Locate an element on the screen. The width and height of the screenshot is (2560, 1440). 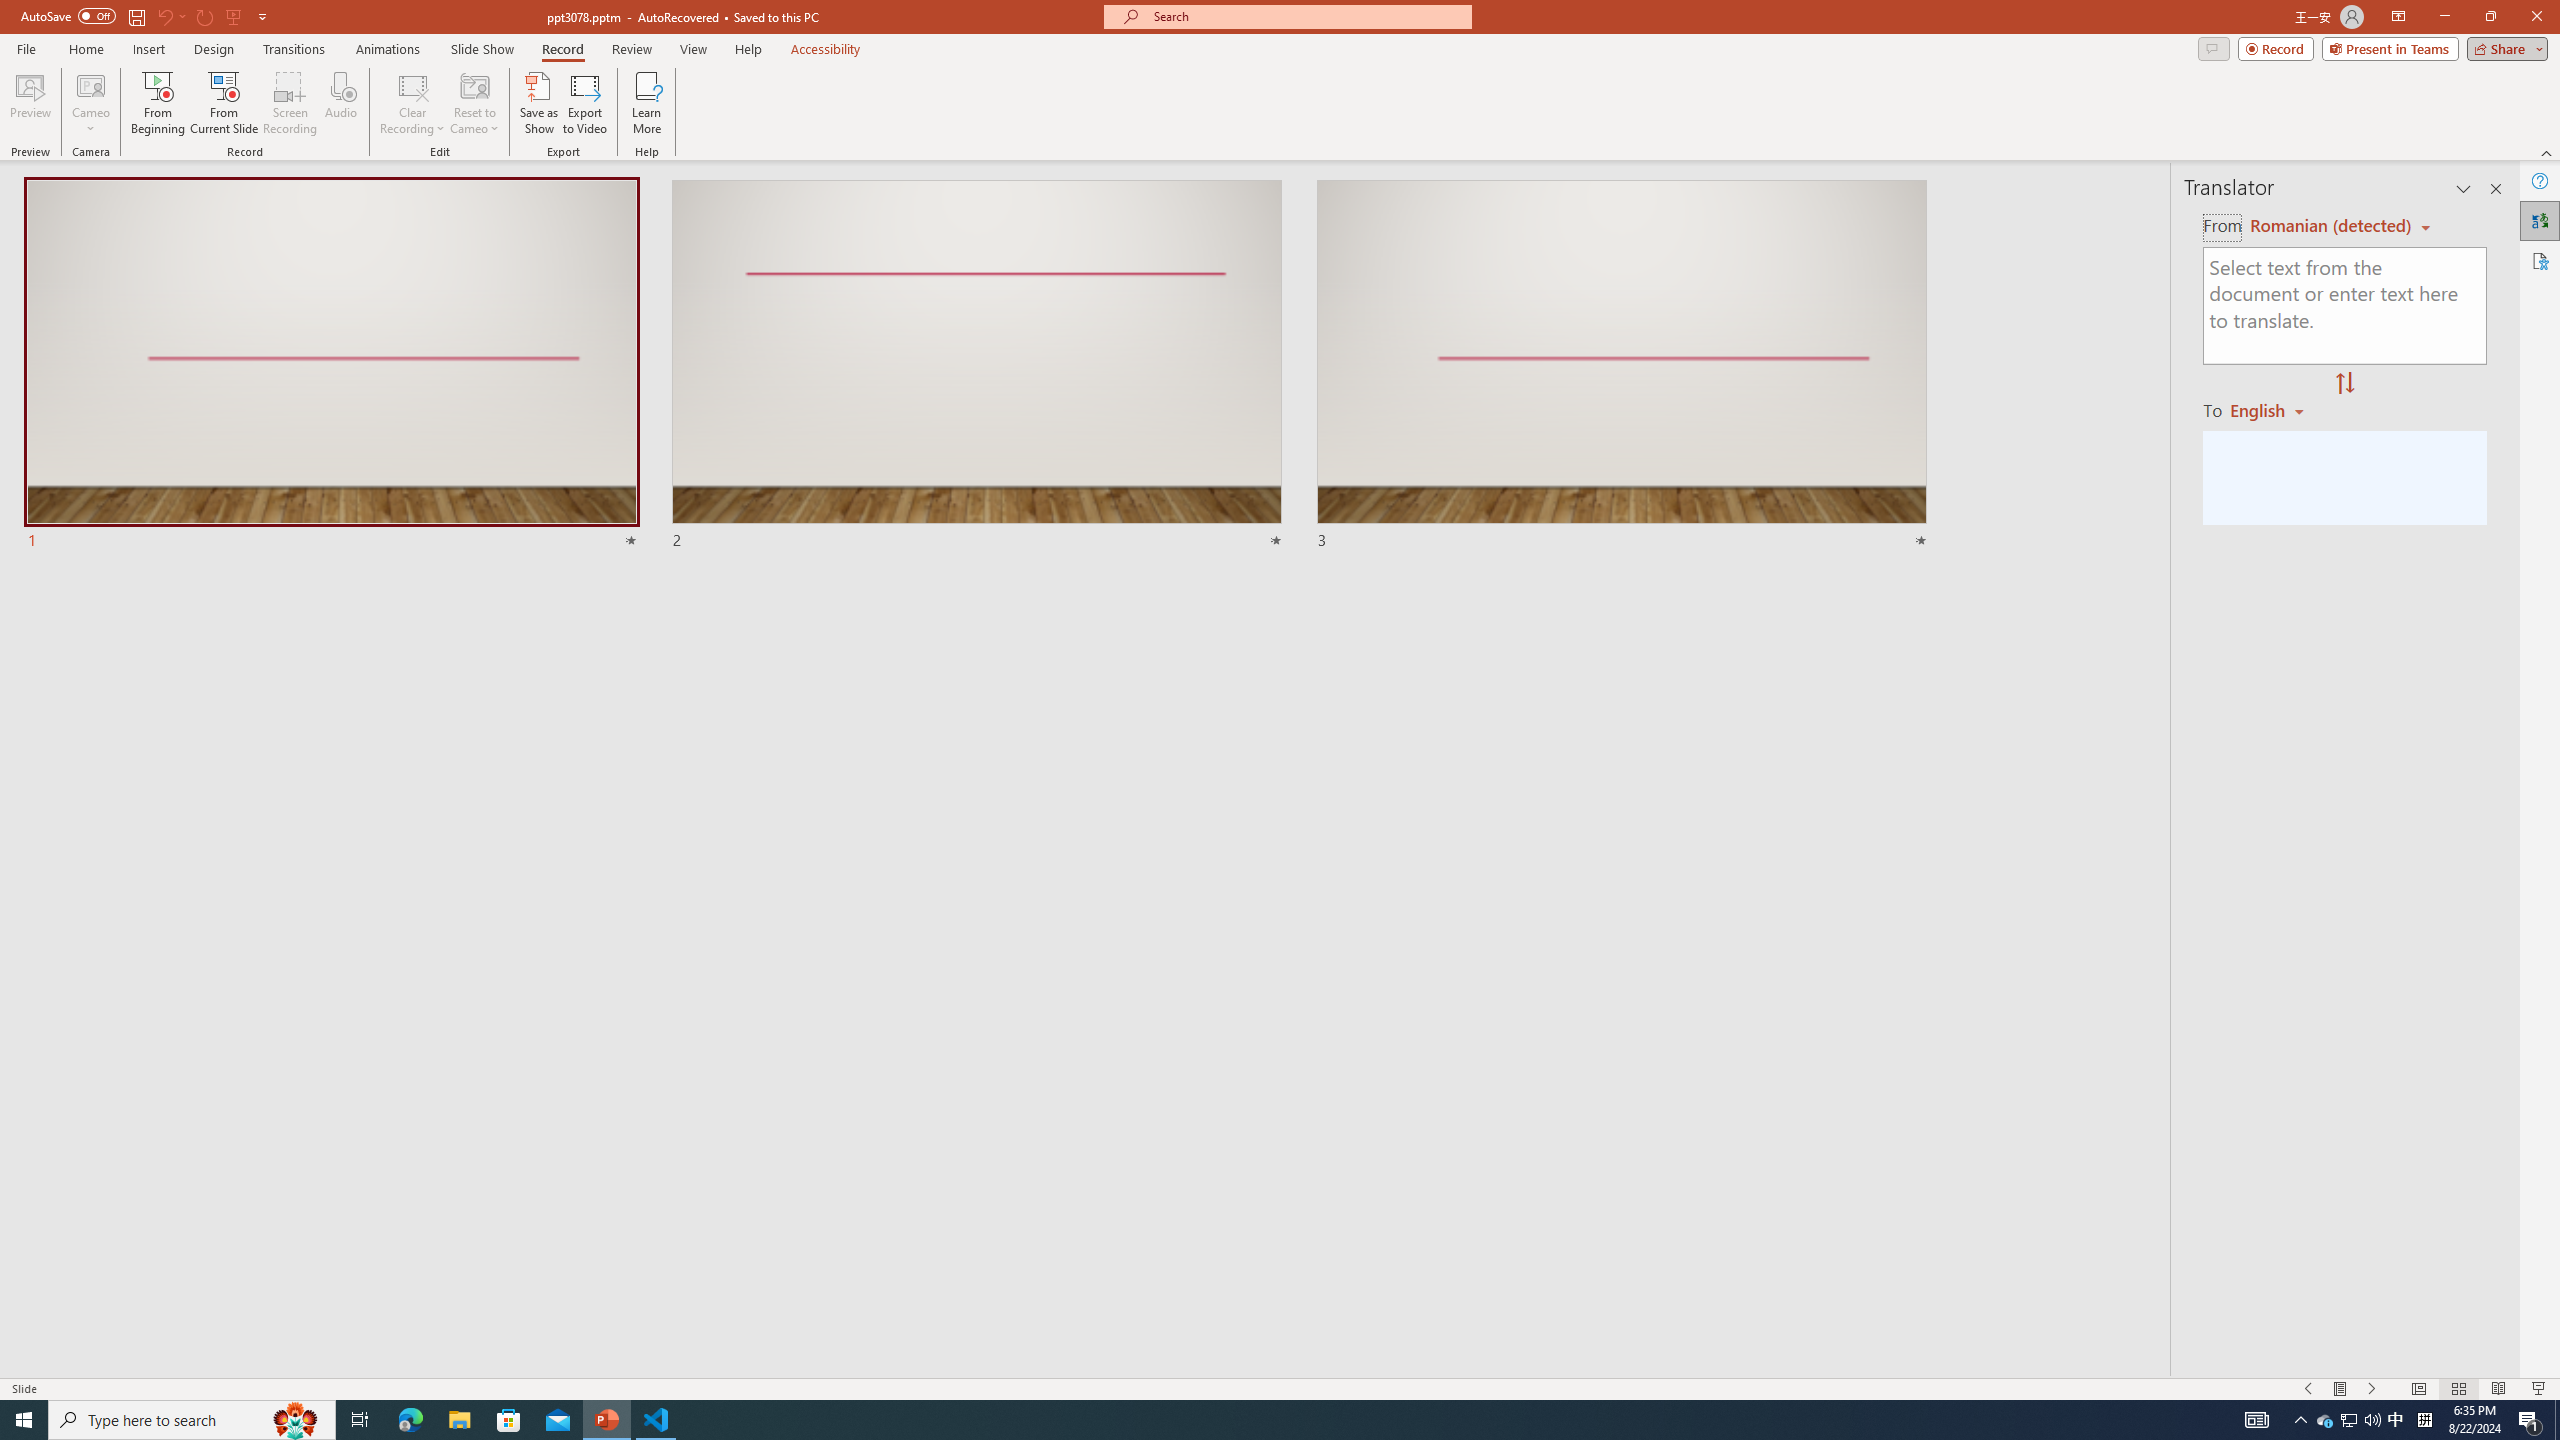
'Czech (detected)' is located at coordinates (2327, 225).